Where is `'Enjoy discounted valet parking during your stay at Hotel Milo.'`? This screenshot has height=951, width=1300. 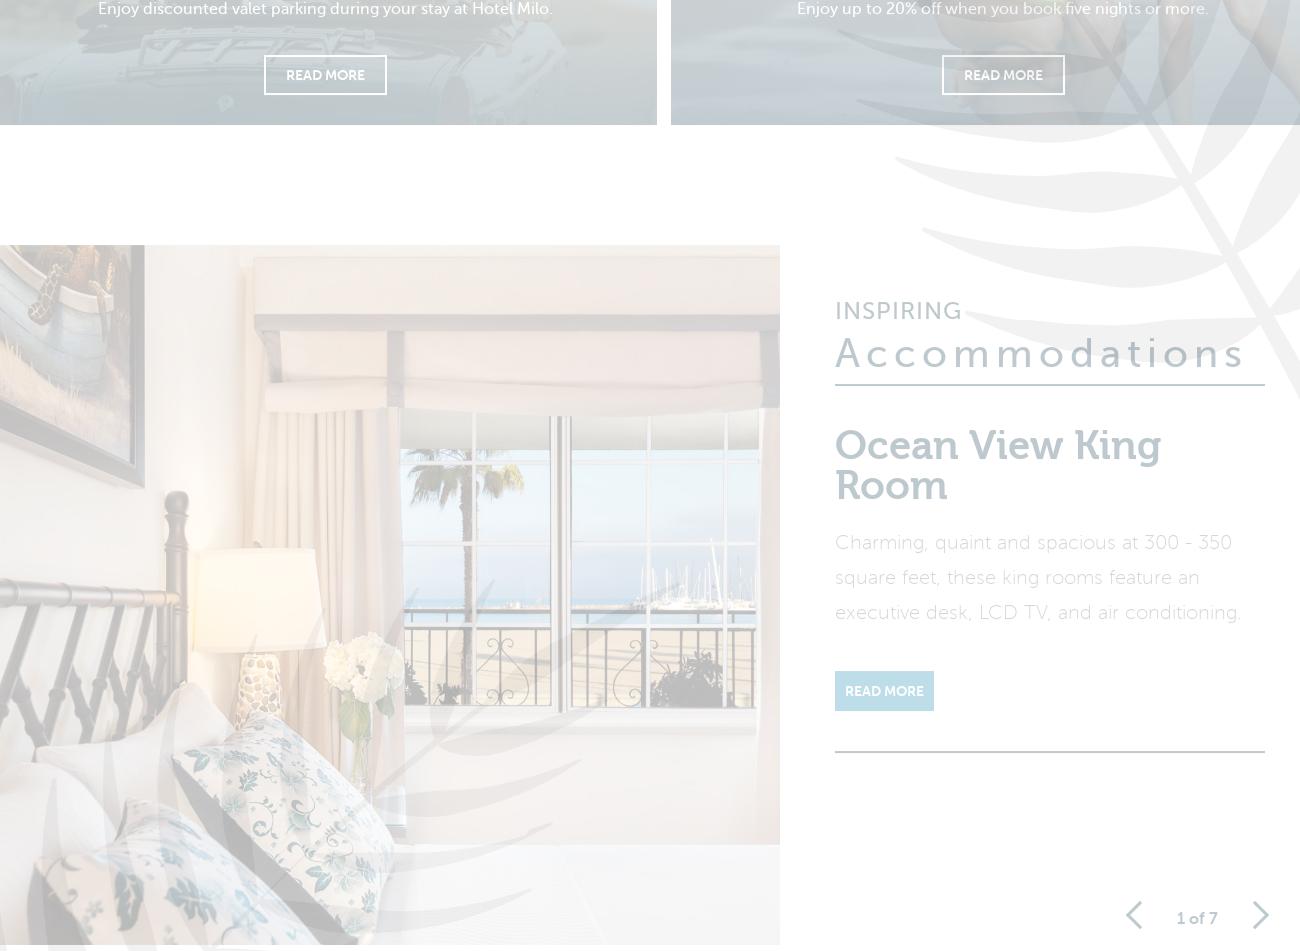
'Enjoy discounted valet parking during your stay at Hotel Milo.' is located at coordinates (96, 21).